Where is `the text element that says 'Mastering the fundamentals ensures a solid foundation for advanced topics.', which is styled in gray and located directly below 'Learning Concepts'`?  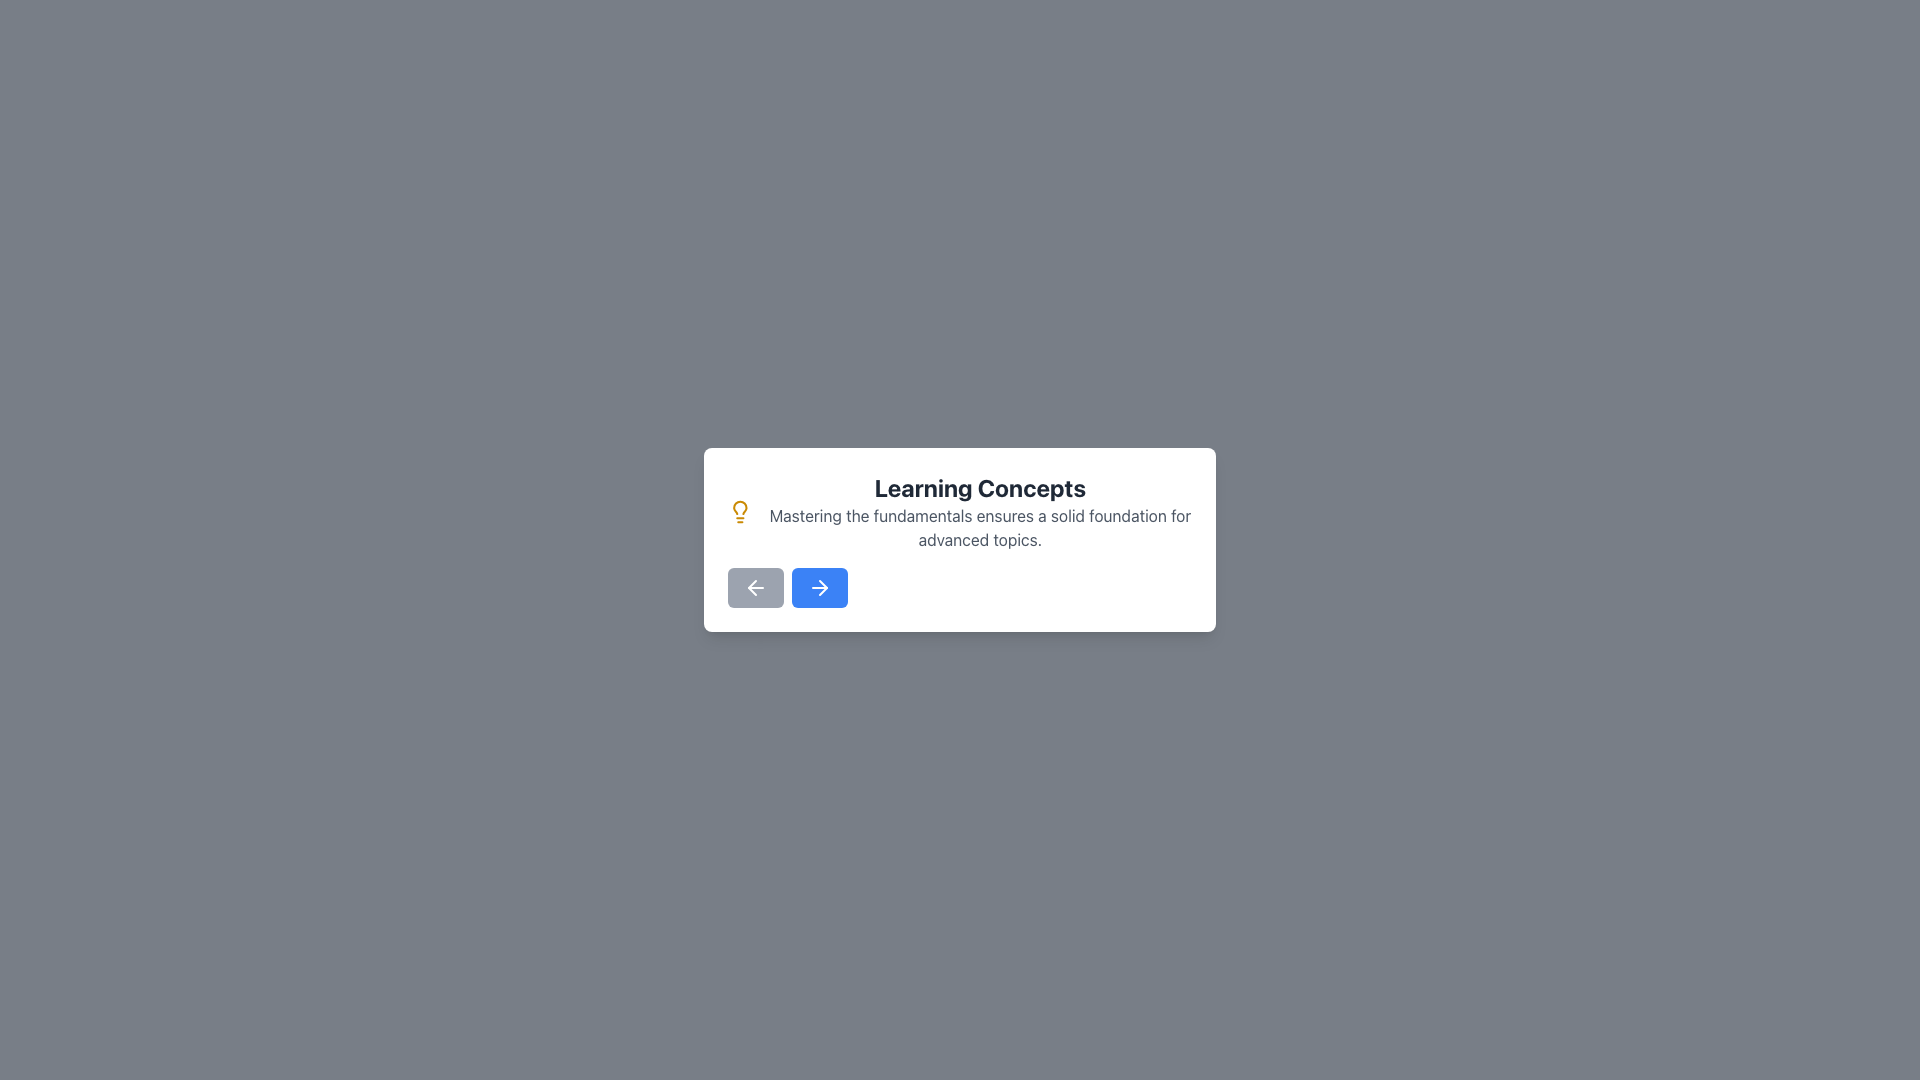
the text element that says 'Mastering the fundamentals ensures a solid foundation for advanced topics.', which is styled in gray and located directly below 'Learning Concepts' is located at coordinates (980, 527).